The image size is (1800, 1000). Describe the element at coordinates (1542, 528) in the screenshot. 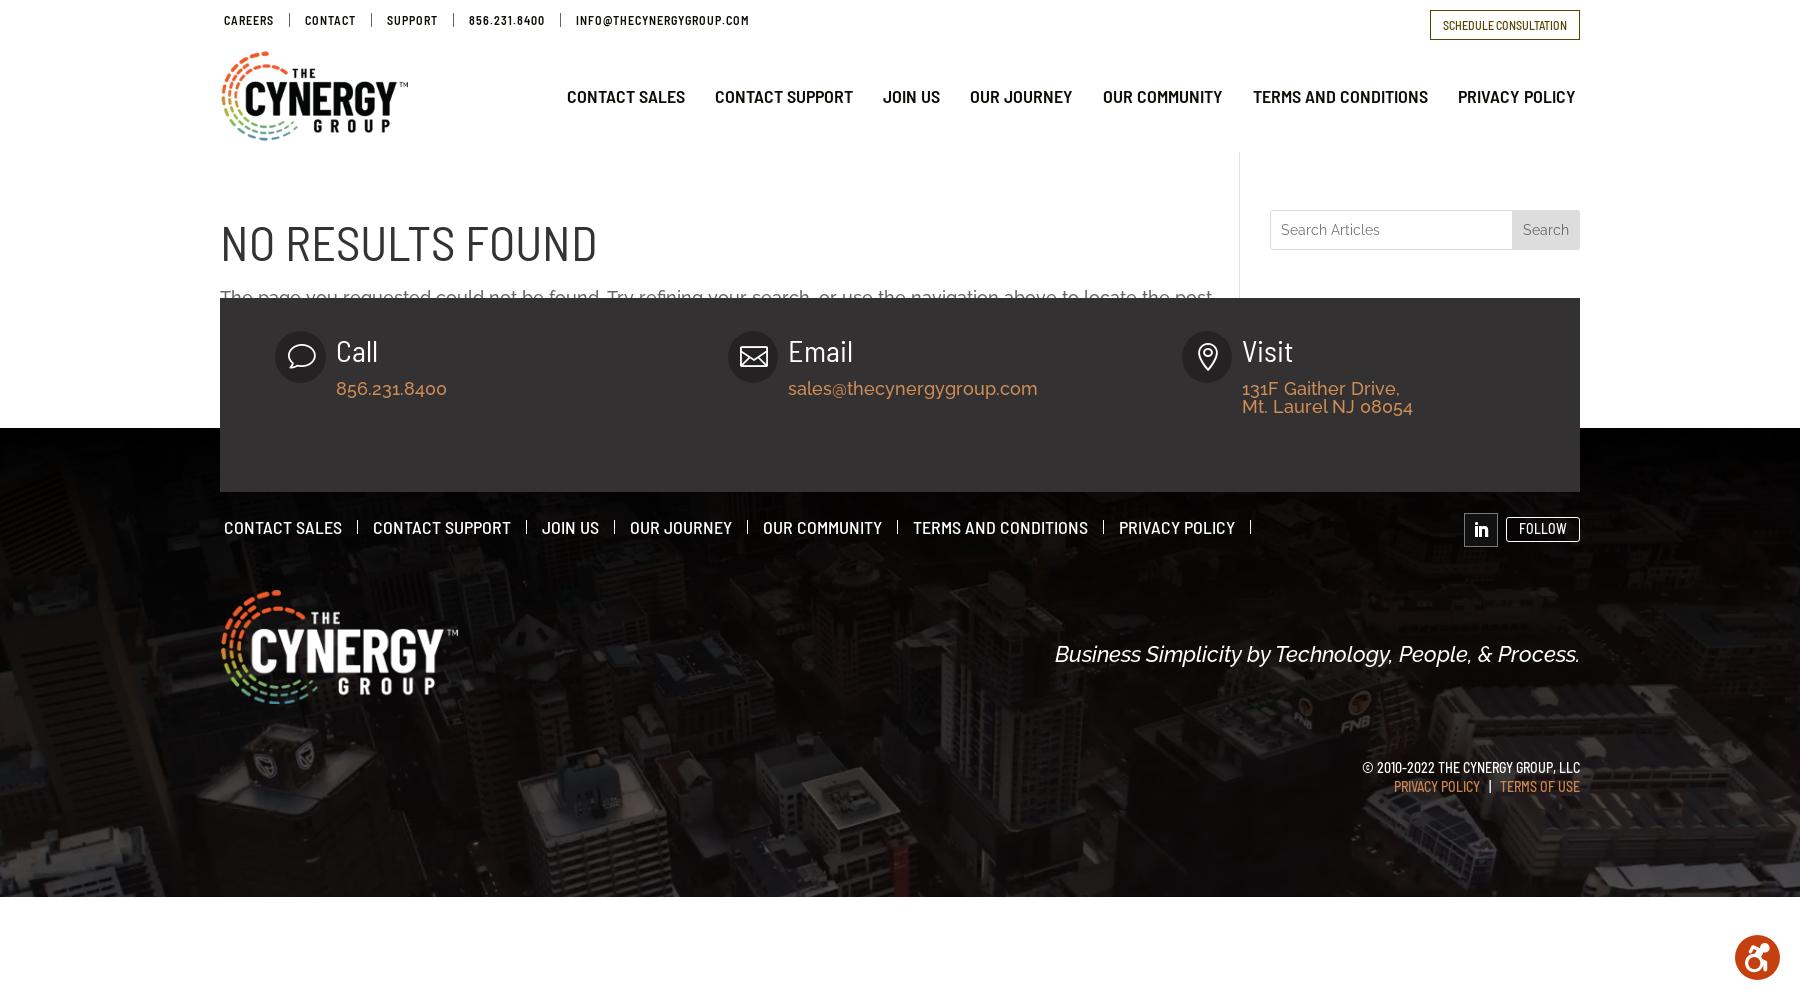

I see `'Follow'` at that location.